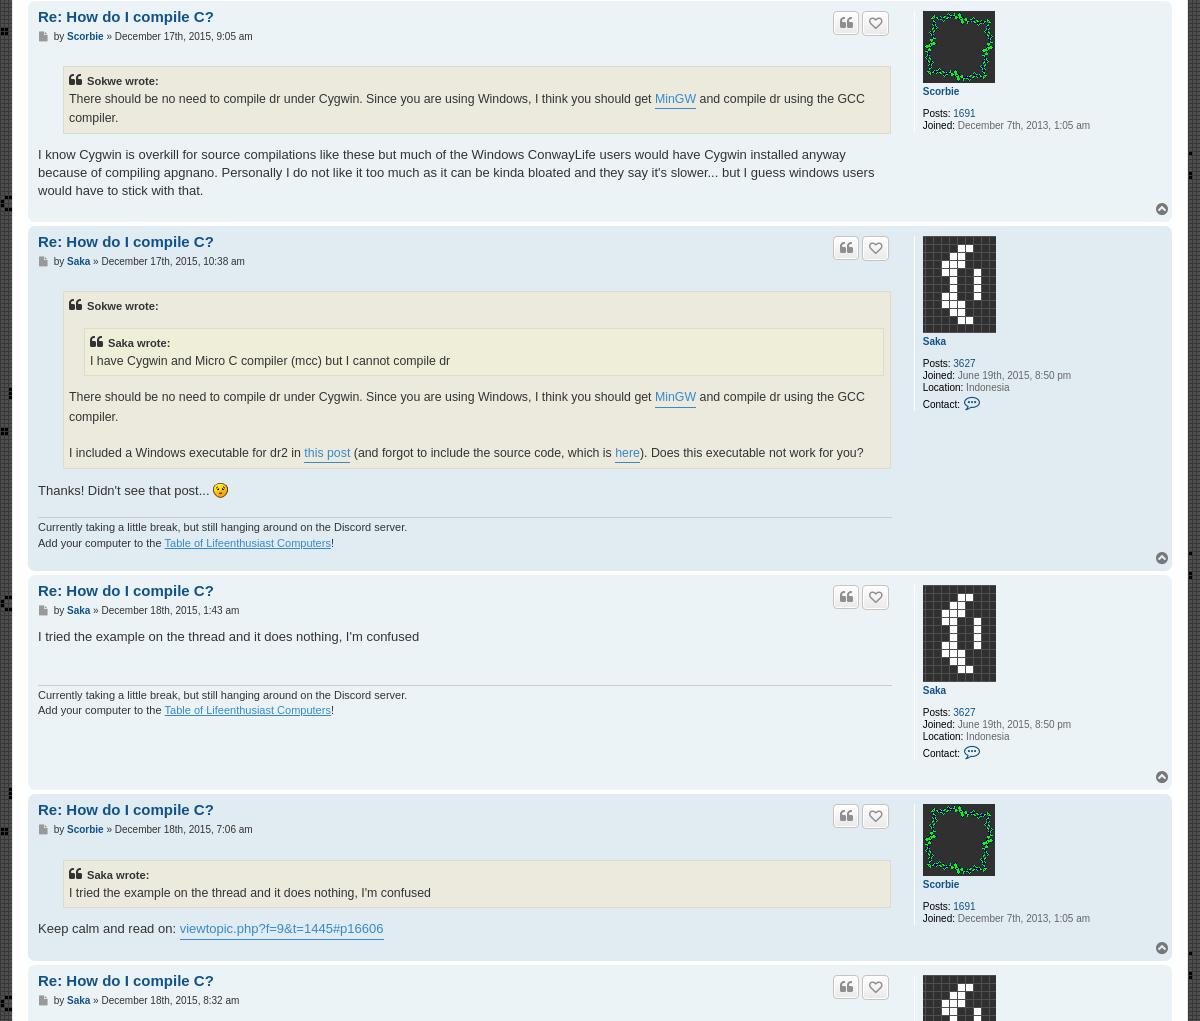 The image size is (1200, 1021). Describe the element at coordinates (69, 451) in the screenshot. I see `'I included a Windows executable for dr2 in'` at that location.